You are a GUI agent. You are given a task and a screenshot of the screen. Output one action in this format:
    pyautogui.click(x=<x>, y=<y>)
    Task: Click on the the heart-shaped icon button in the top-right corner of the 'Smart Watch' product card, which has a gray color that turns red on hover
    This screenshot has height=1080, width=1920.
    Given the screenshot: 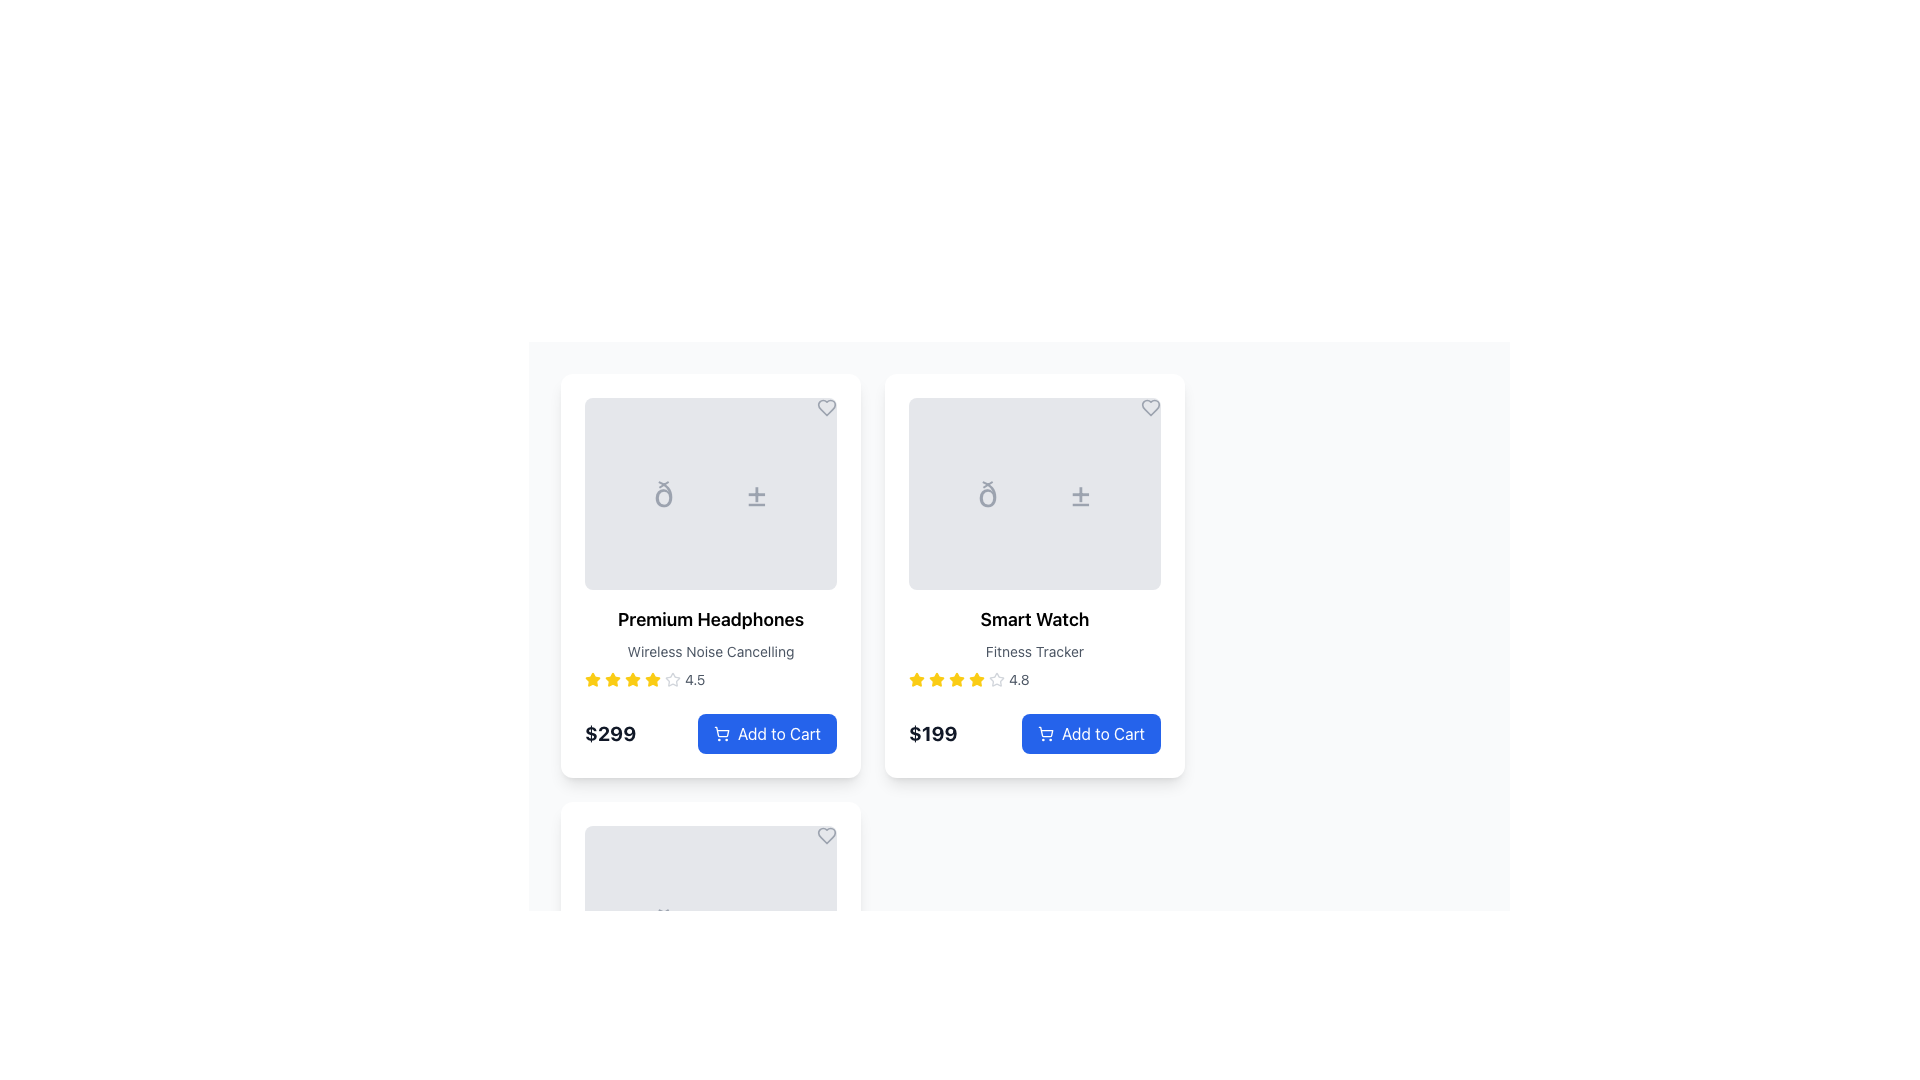 What is the action you would take?
    pyautogui.click(x=1151, y=407)
    